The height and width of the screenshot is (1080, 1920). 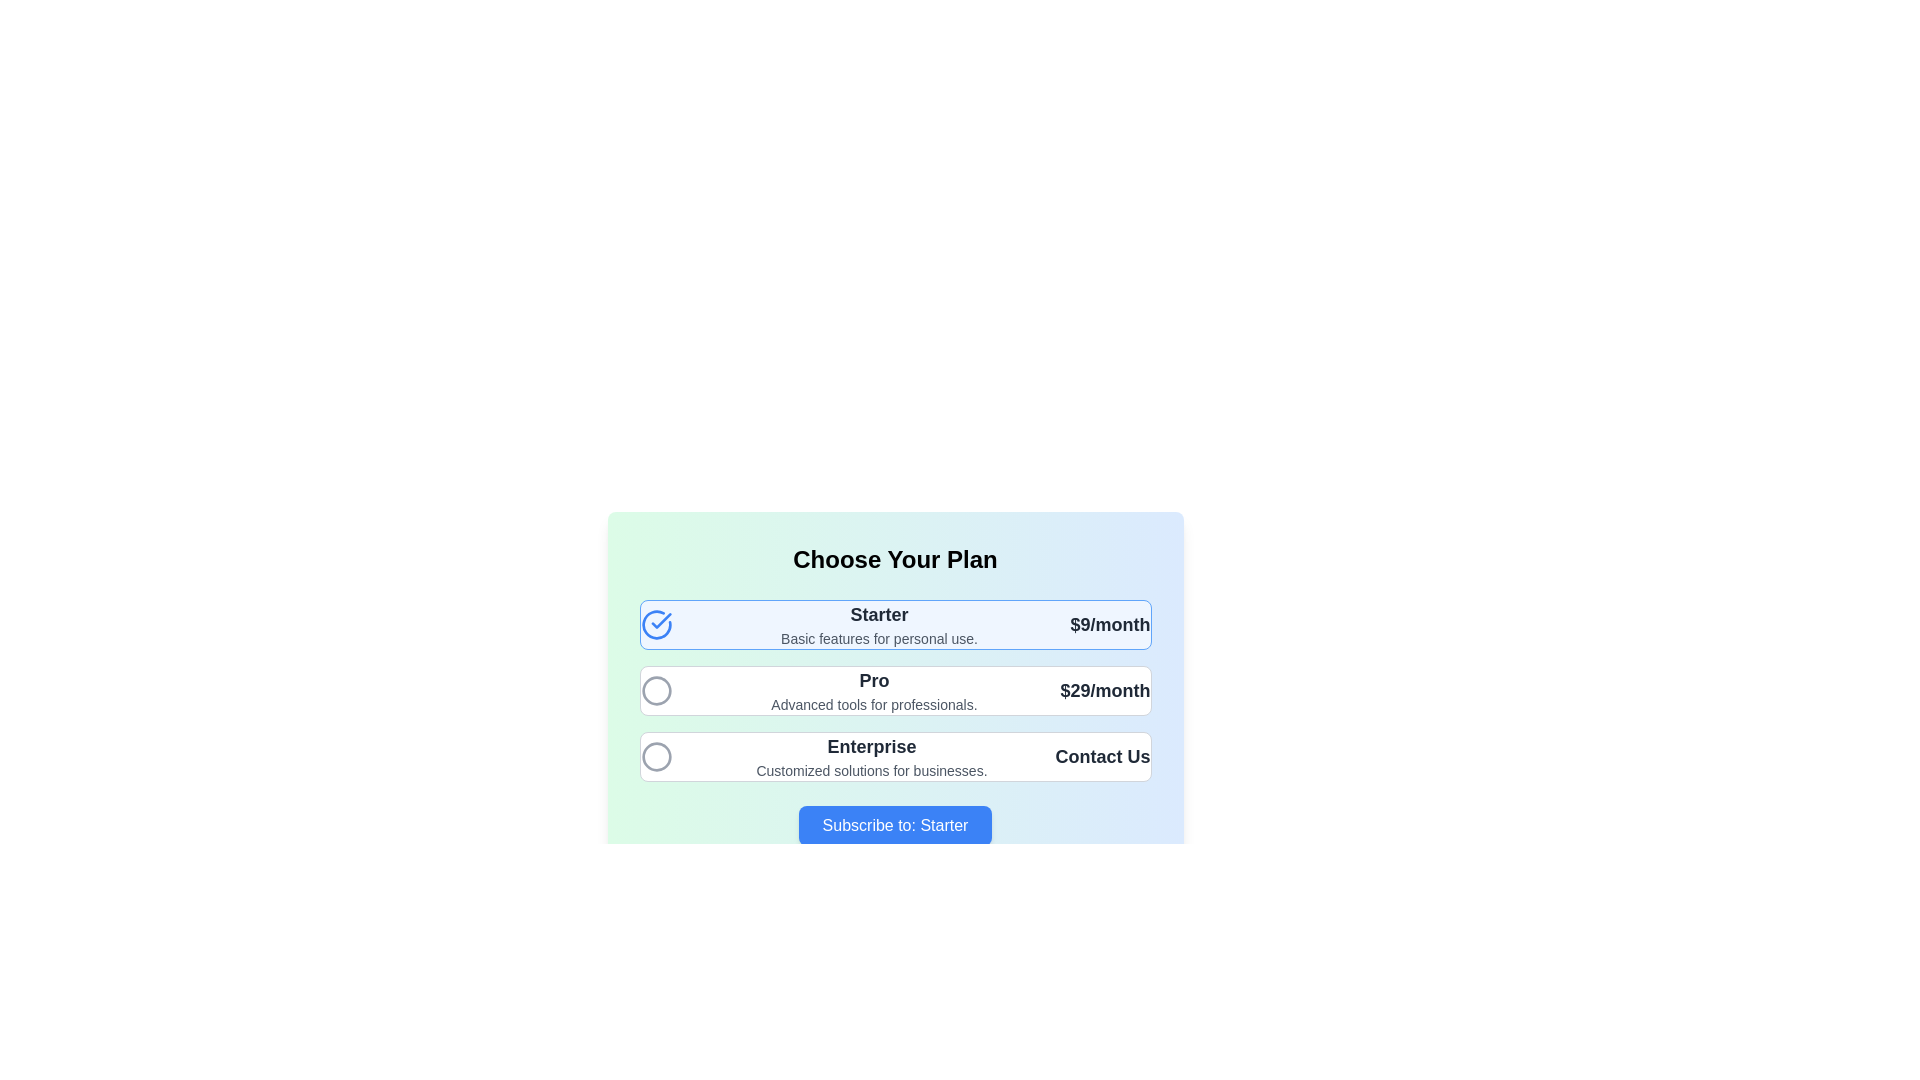 What do you see at coordinates (894, 825) in the screenshot?
I see `keyboard navigation` at bounding box center [894, 825].